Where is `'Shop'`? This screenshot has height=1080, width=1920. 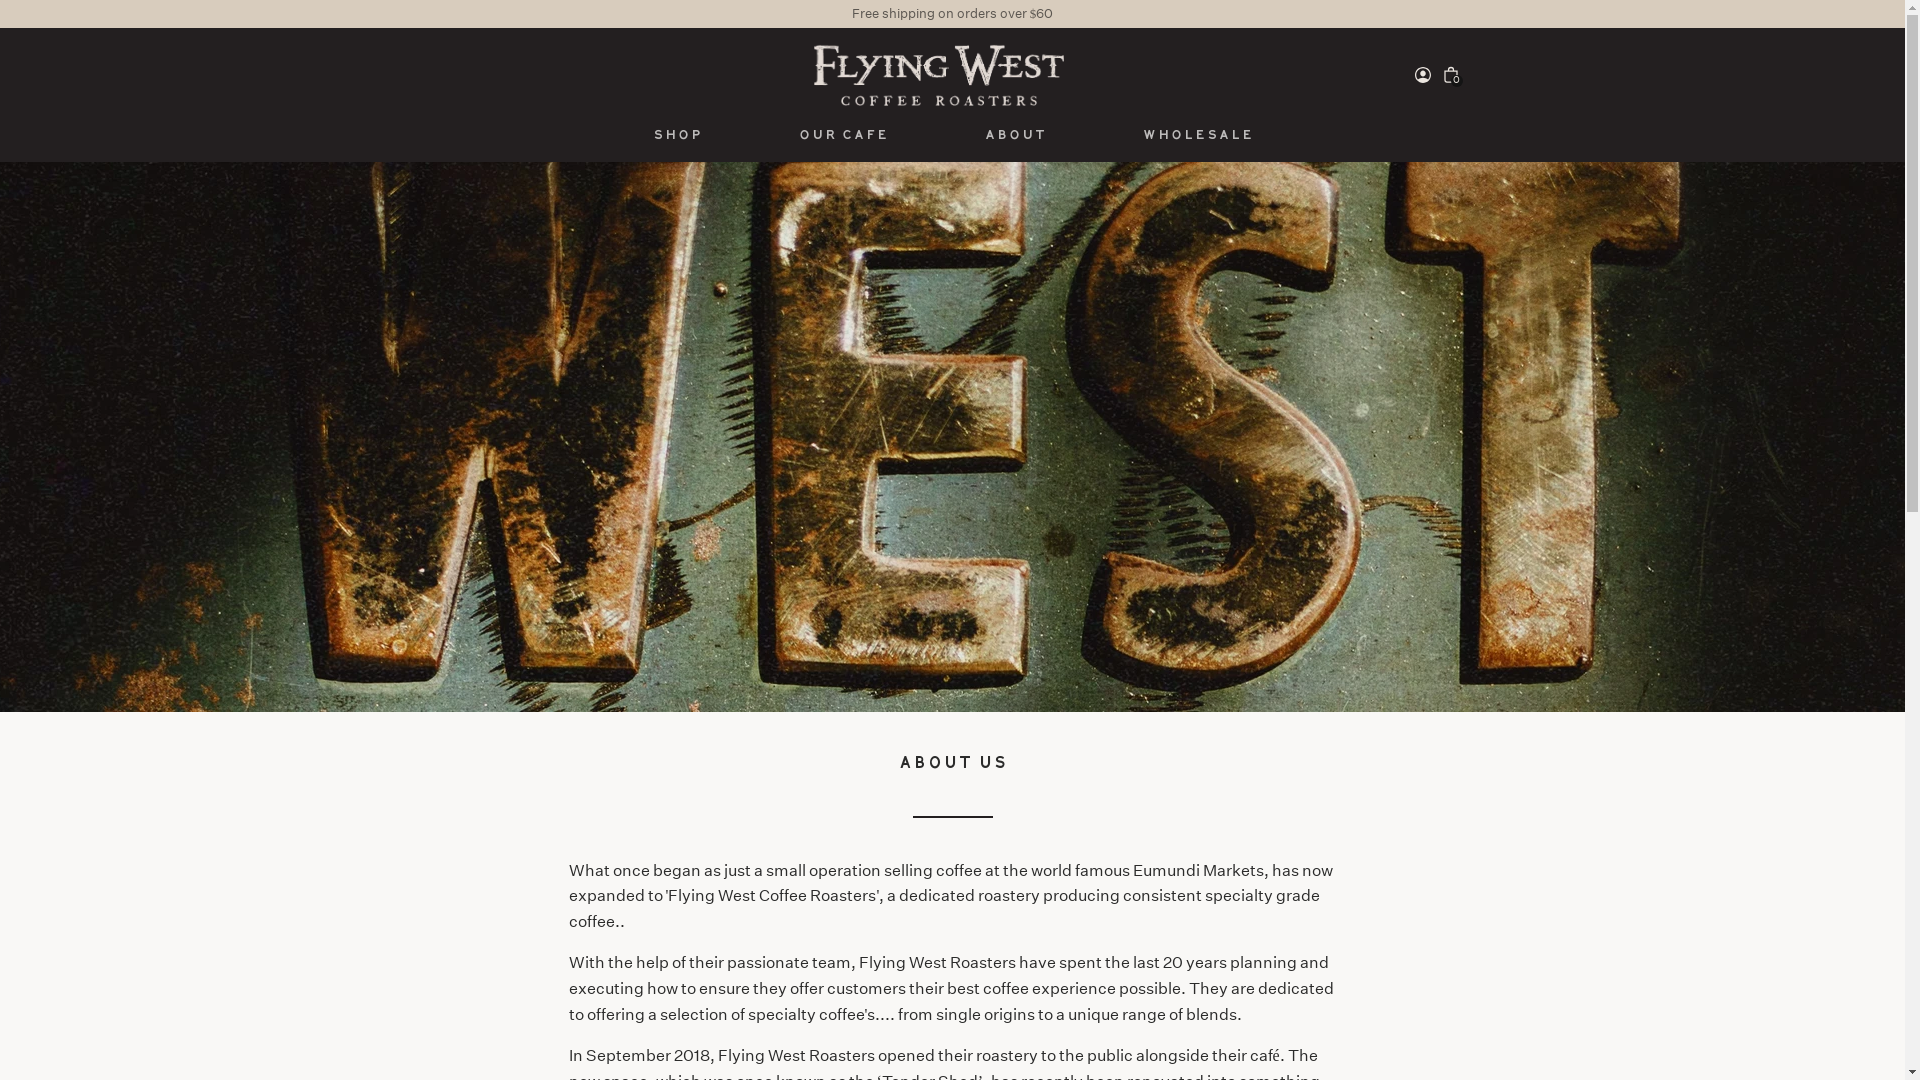
'Shop' is located at coordinates (652, 135).